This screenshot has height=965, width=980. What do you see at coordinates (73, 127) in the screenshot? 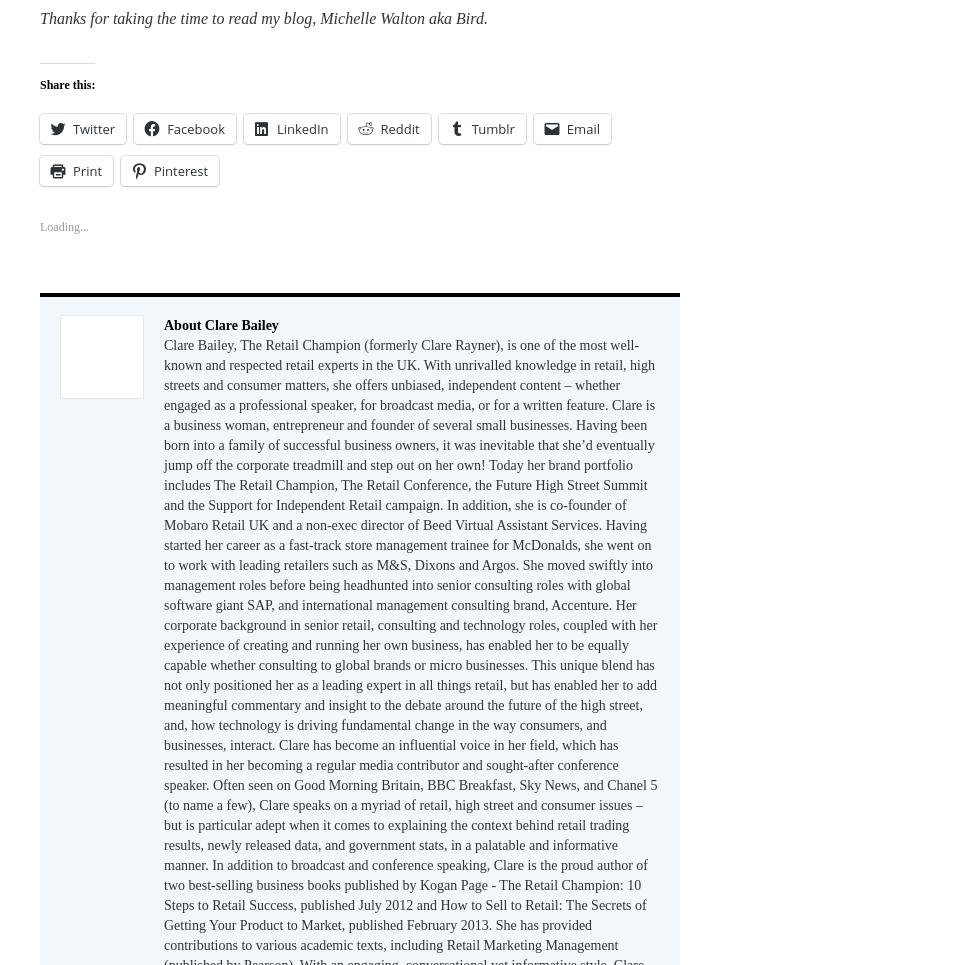
I see `'Twitter'` at bounding box center [73, 127].